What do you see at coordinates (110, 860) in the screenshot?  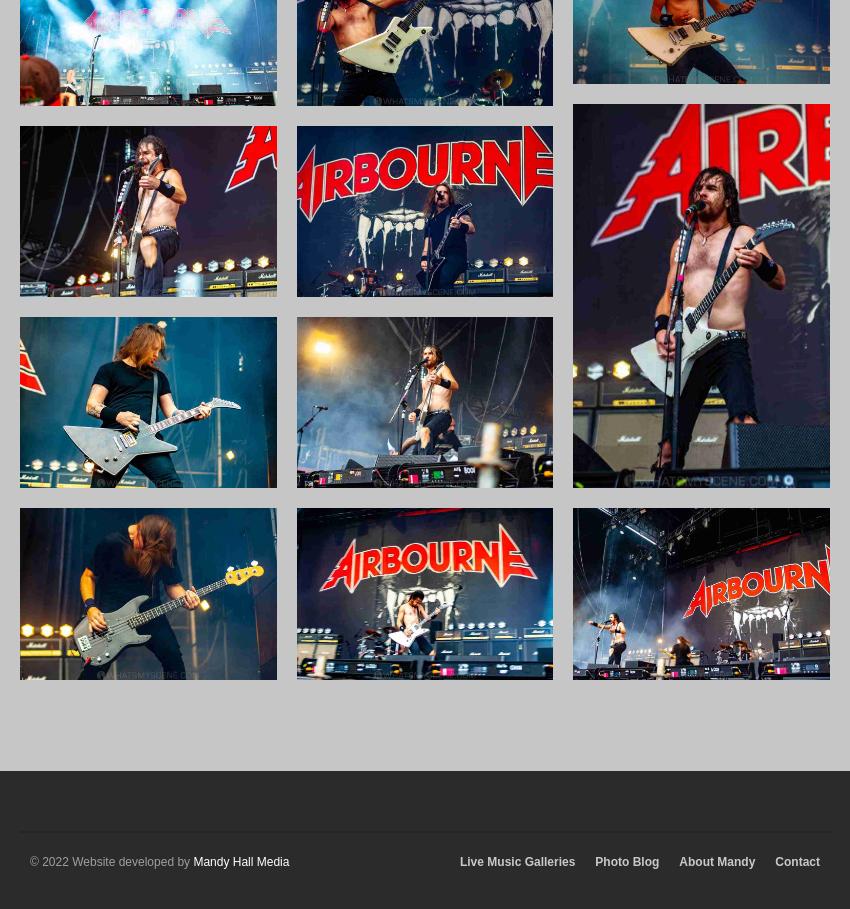 I see `'© 2022 Website developed by'` at bounding box center [110, 860].